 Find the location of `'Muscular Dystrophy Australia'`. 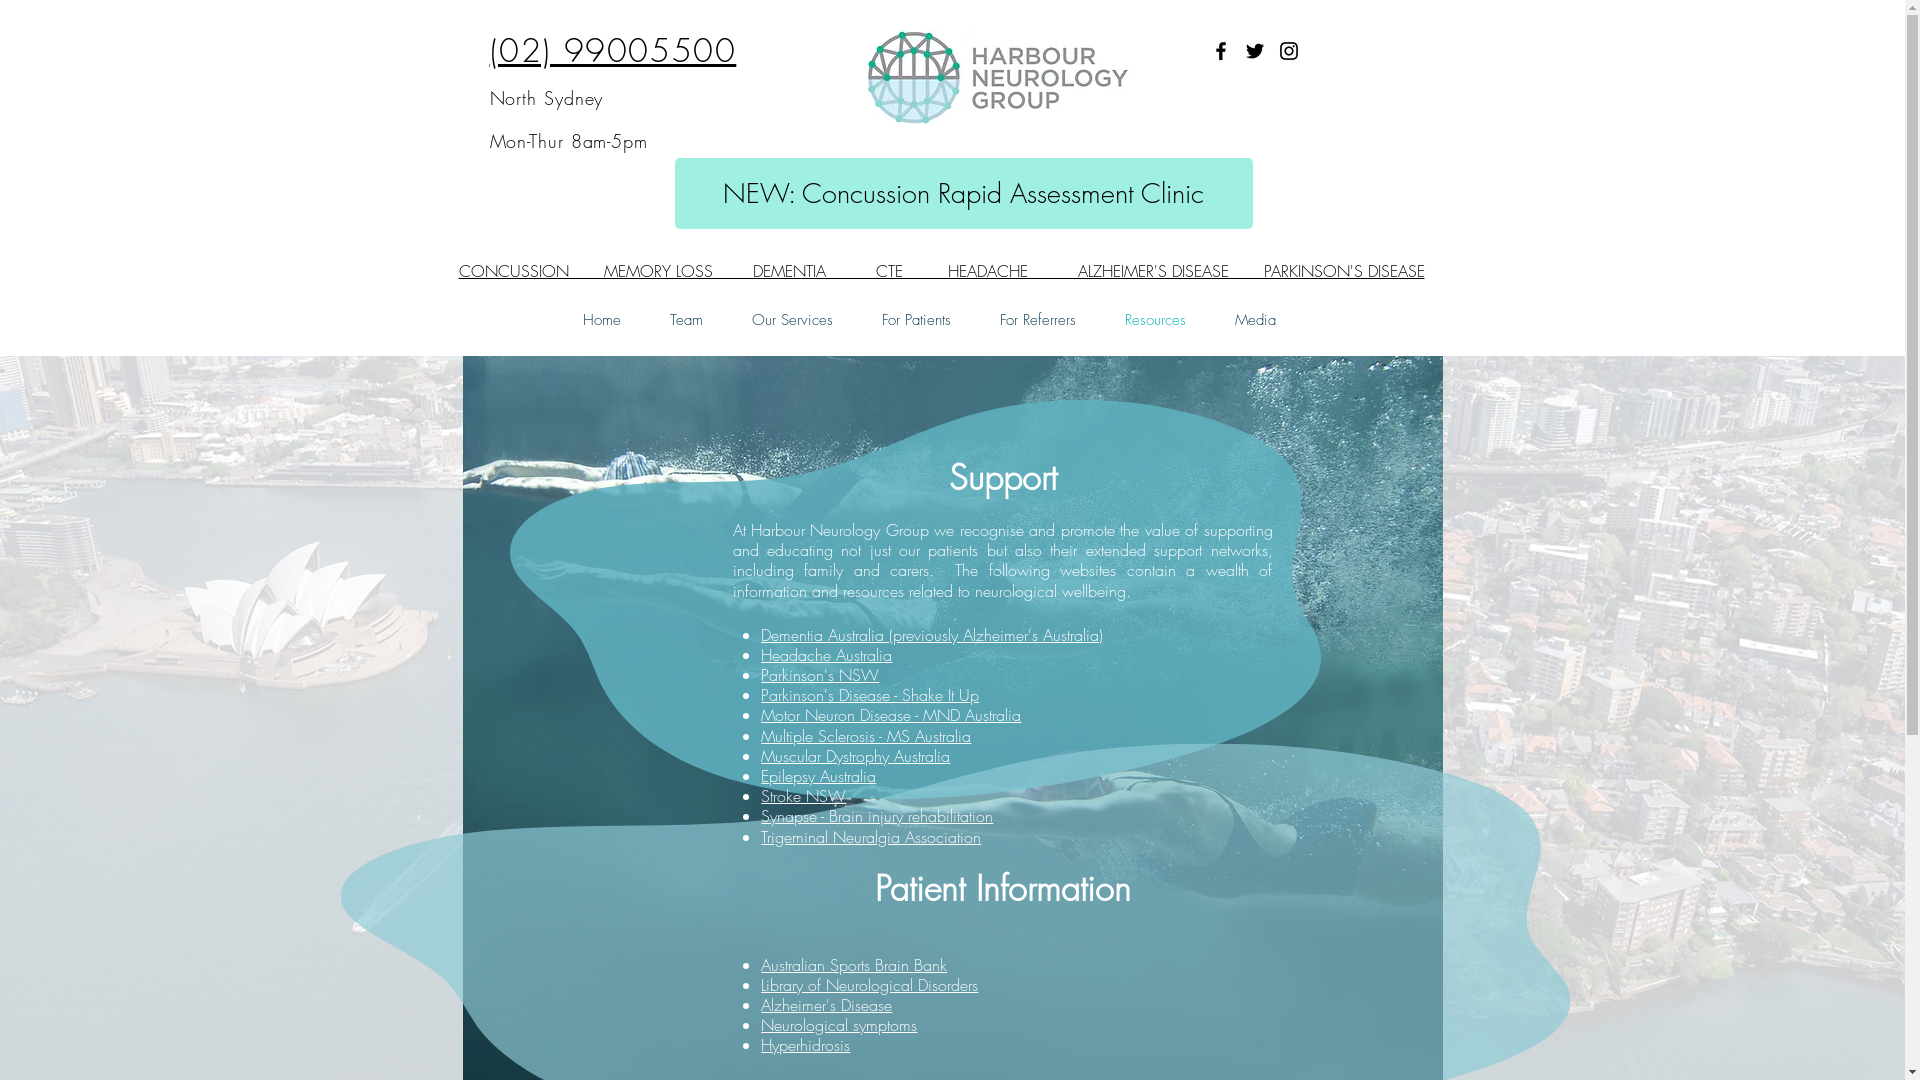

'Muscular Dystrophy Australia' is located at coordinates (855, 756).